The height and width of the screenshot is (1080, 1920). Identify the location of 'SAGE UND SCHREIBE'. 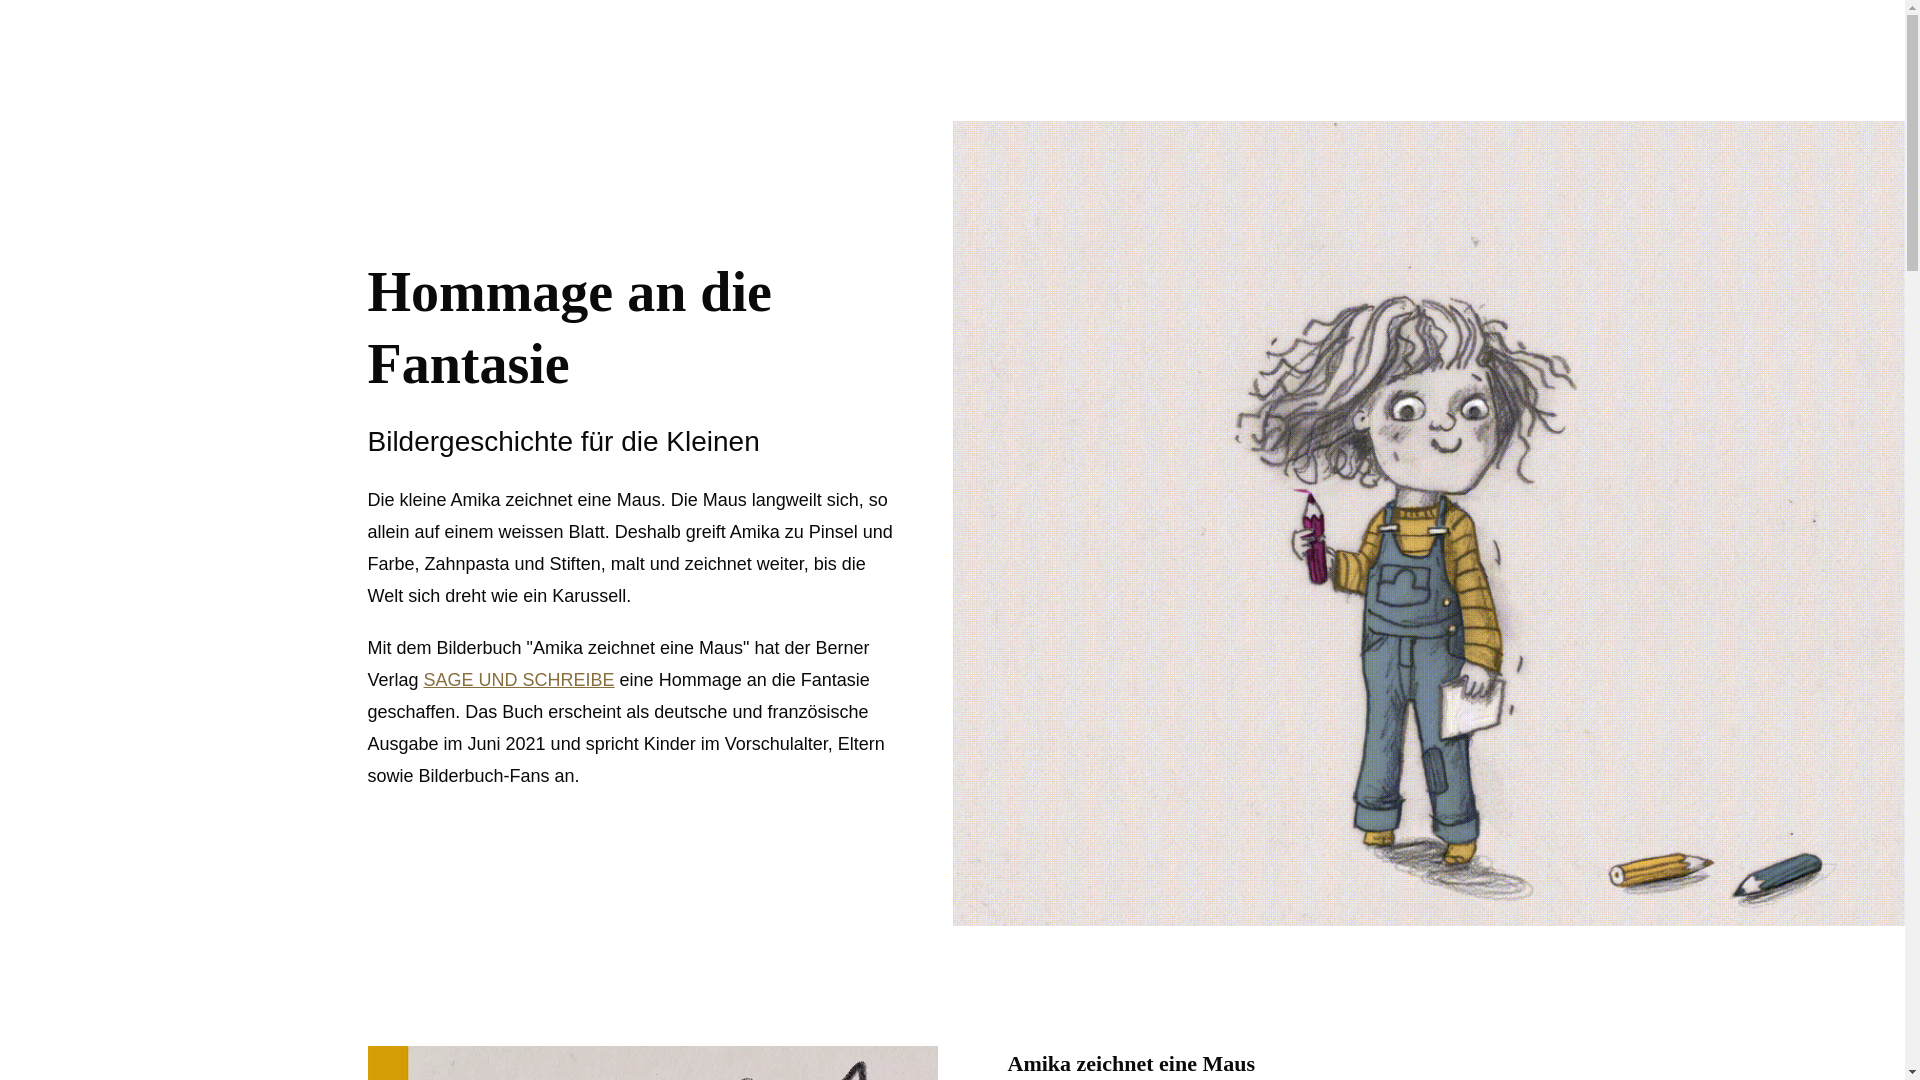
(422, 678).